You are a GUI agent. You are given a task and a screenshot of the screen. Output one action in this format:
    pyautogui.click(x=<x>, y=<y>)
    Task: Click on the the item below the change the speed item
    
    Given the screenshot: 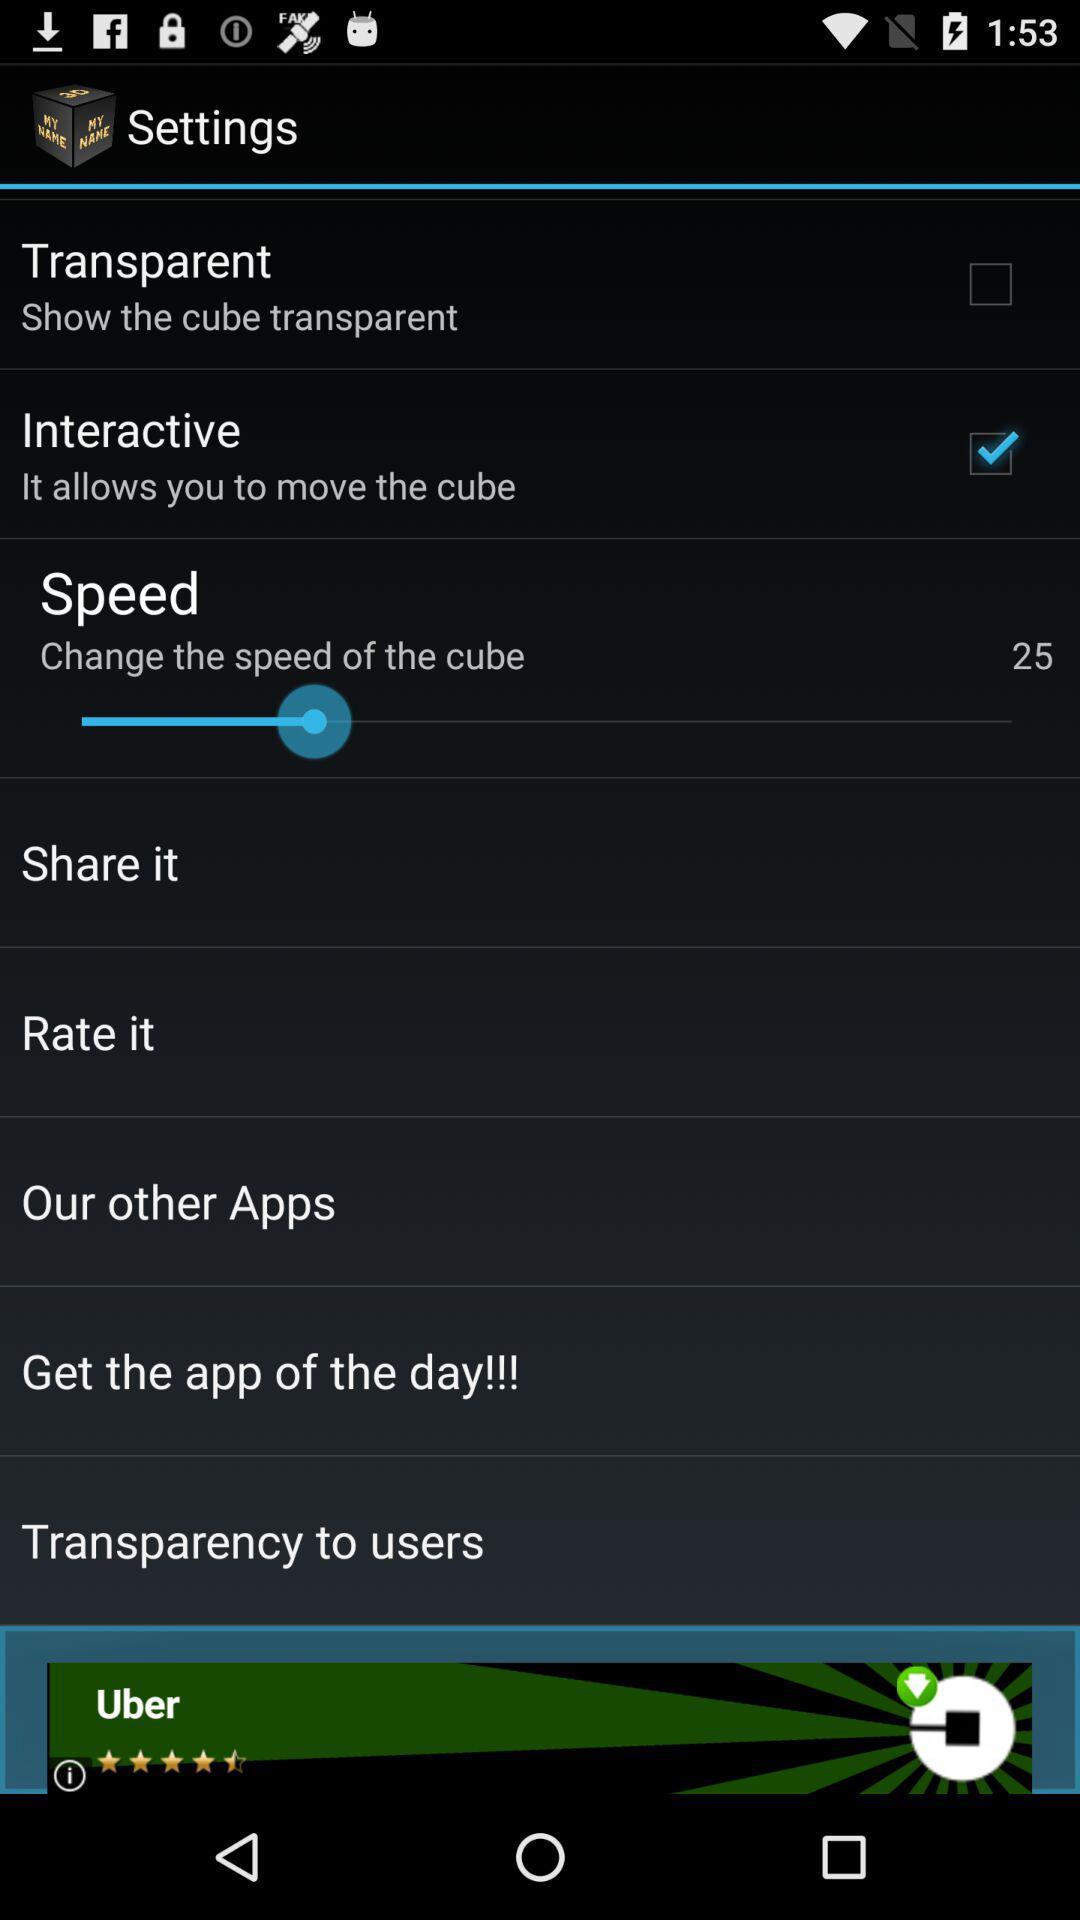 What is the action you would take?
    pyautogui.click(x=546, y=720)
    